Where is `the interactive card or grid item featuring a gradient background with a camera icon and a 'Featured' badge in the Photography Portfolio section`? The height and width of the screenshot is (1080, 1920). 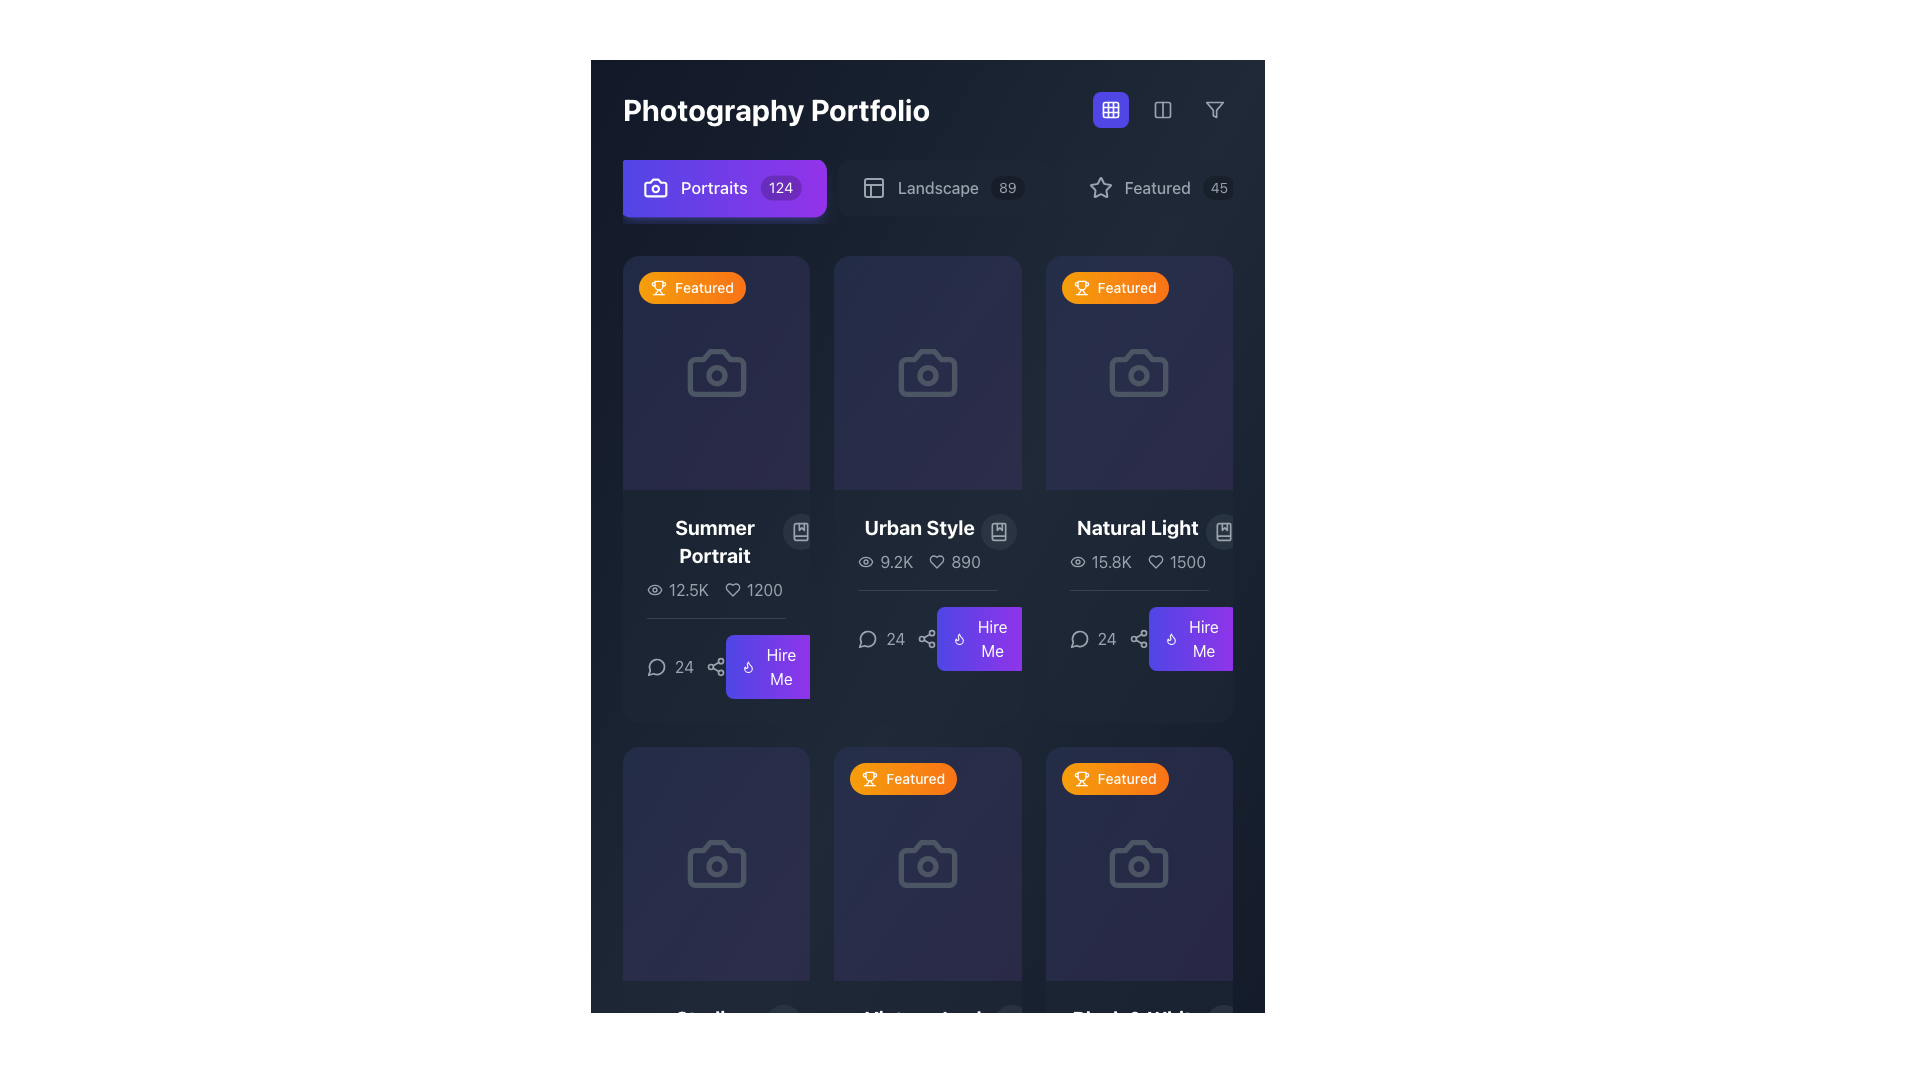 the interactive card or grid item featuring a gradient background with a camera icon and a 'Featured' badge in the Photography Portfolio section is located at coordinates (716, 373).